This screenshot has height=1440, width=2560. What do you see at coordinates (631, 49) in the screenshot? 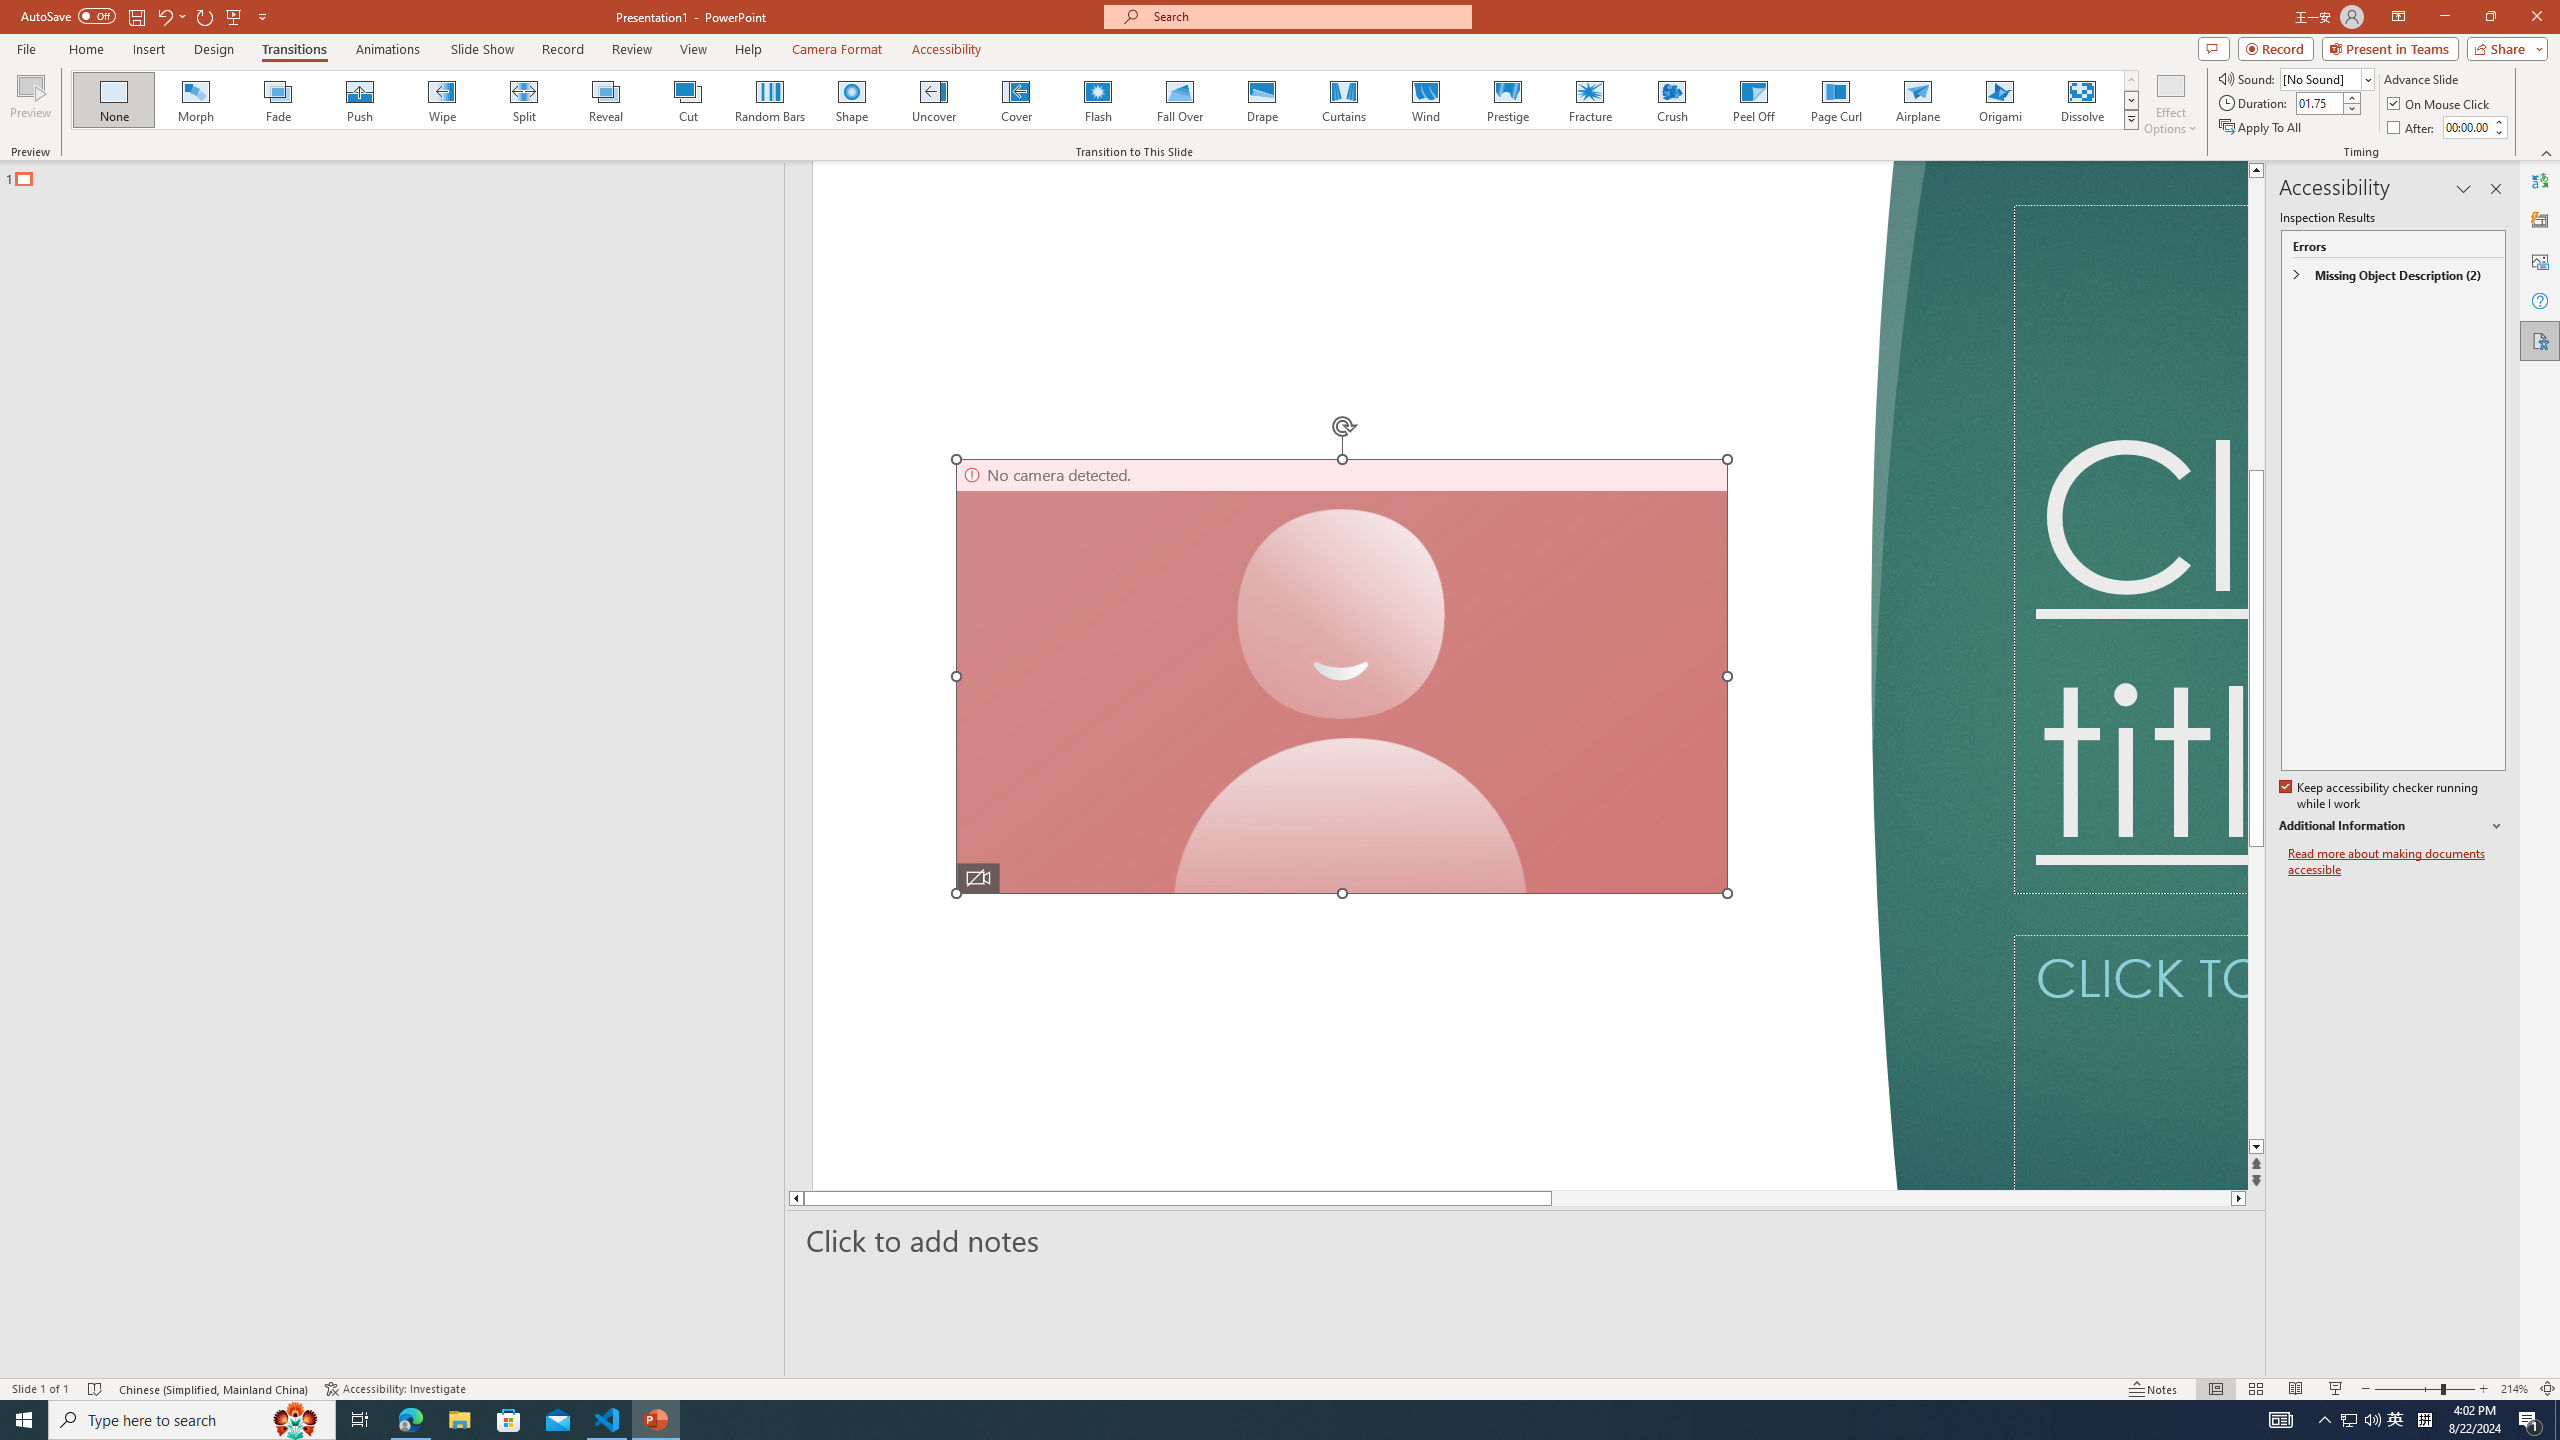
I see `'Review'` at bounding box center [631, 49].